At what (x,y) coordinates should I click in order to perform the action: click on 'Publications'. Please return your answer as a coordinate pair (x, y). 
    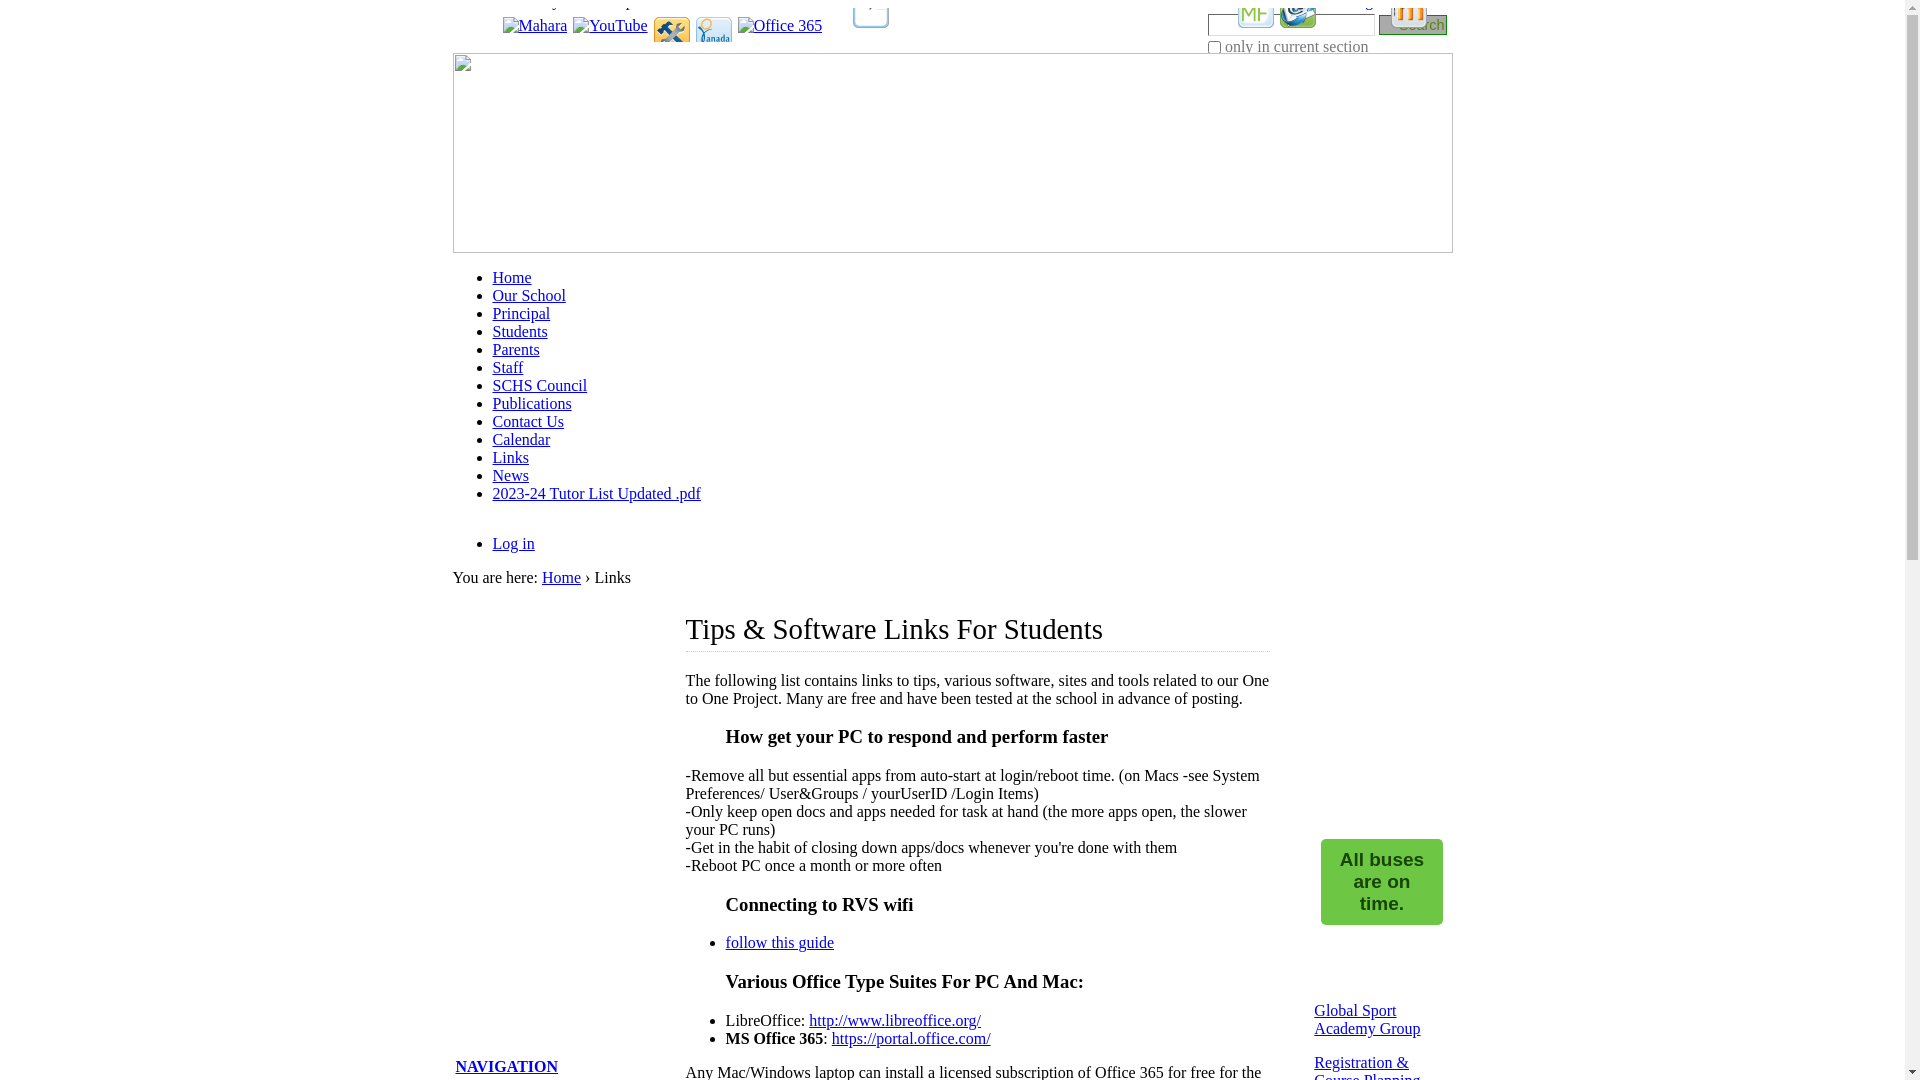
    Looking at the image, I should click on (531, 403).